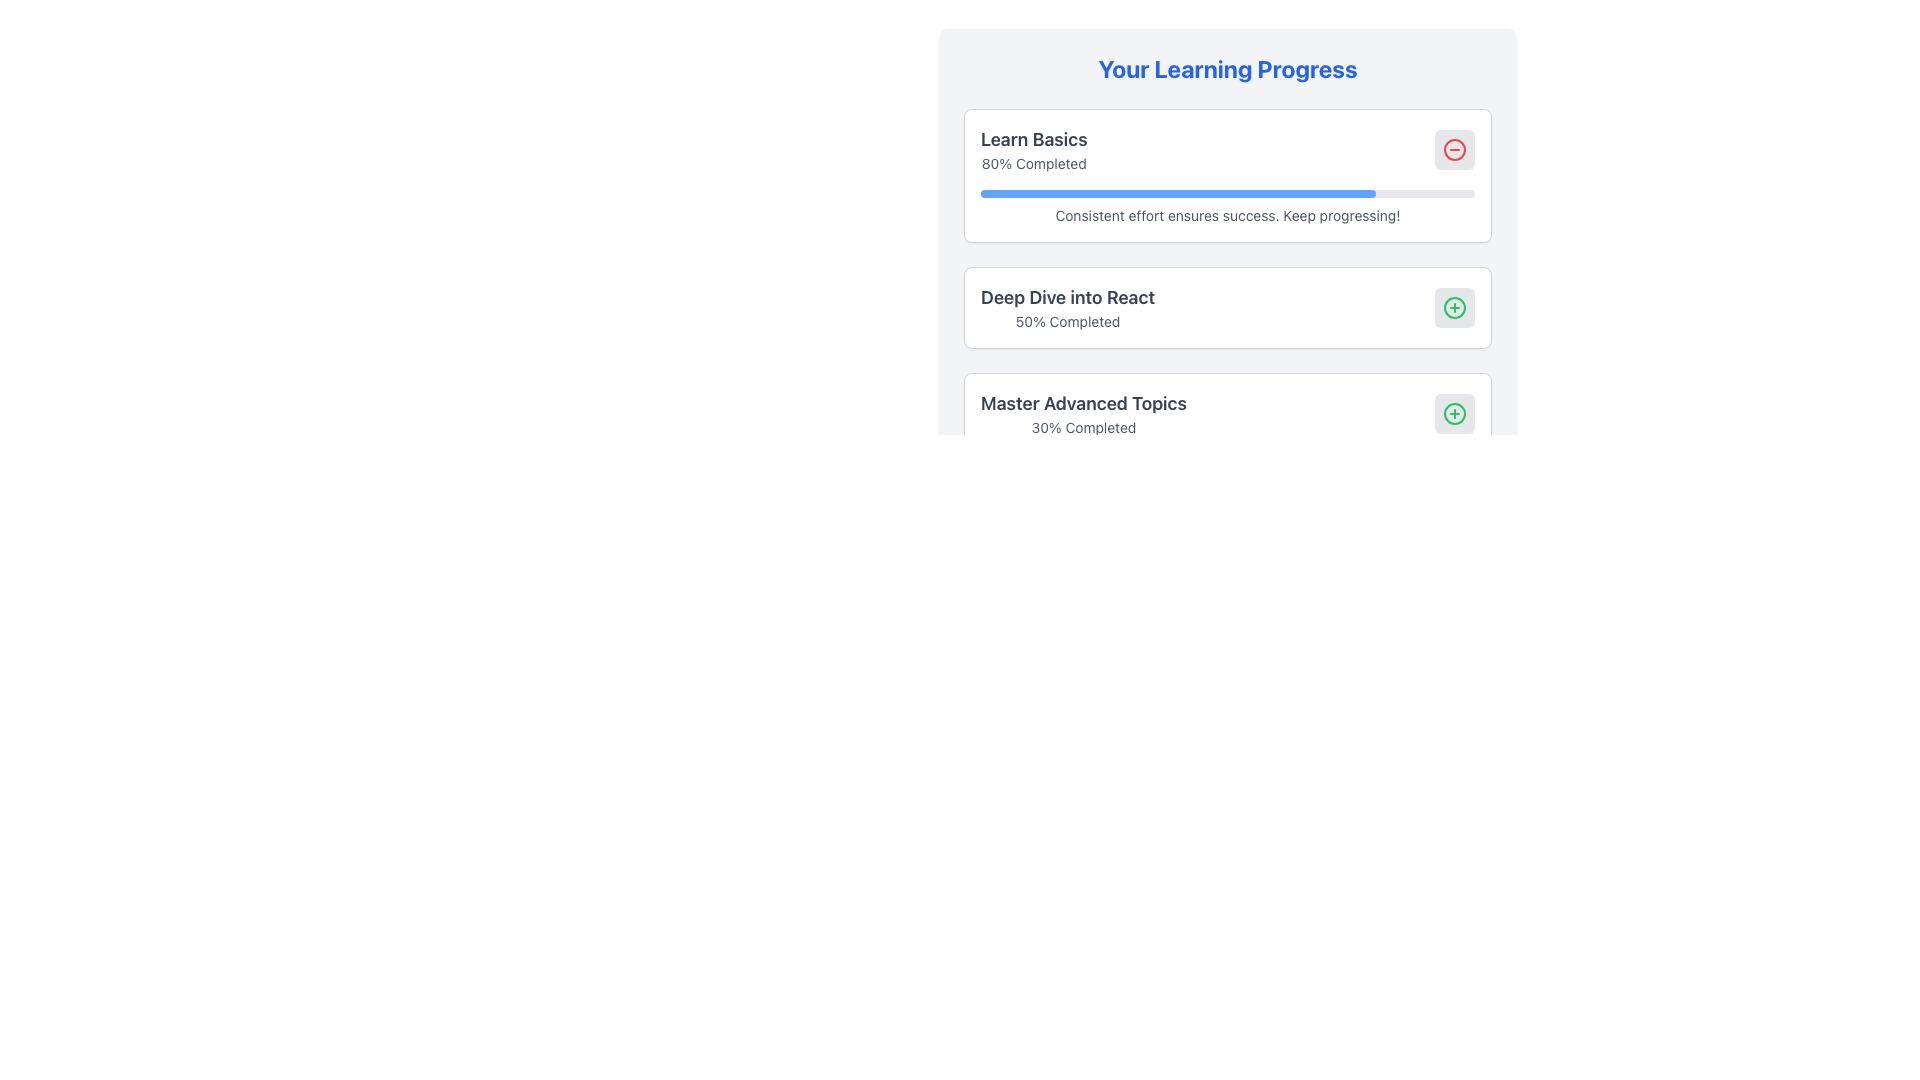  What do you see at coordinates (1454, 412) in the screenshot?
I see `the circular SVG element with a '+' symbol located at the right side of the third progress bar titled 'Master Advanced Topics' in the 'Your Learning Progress' section` at bounding box center [1454, 412].